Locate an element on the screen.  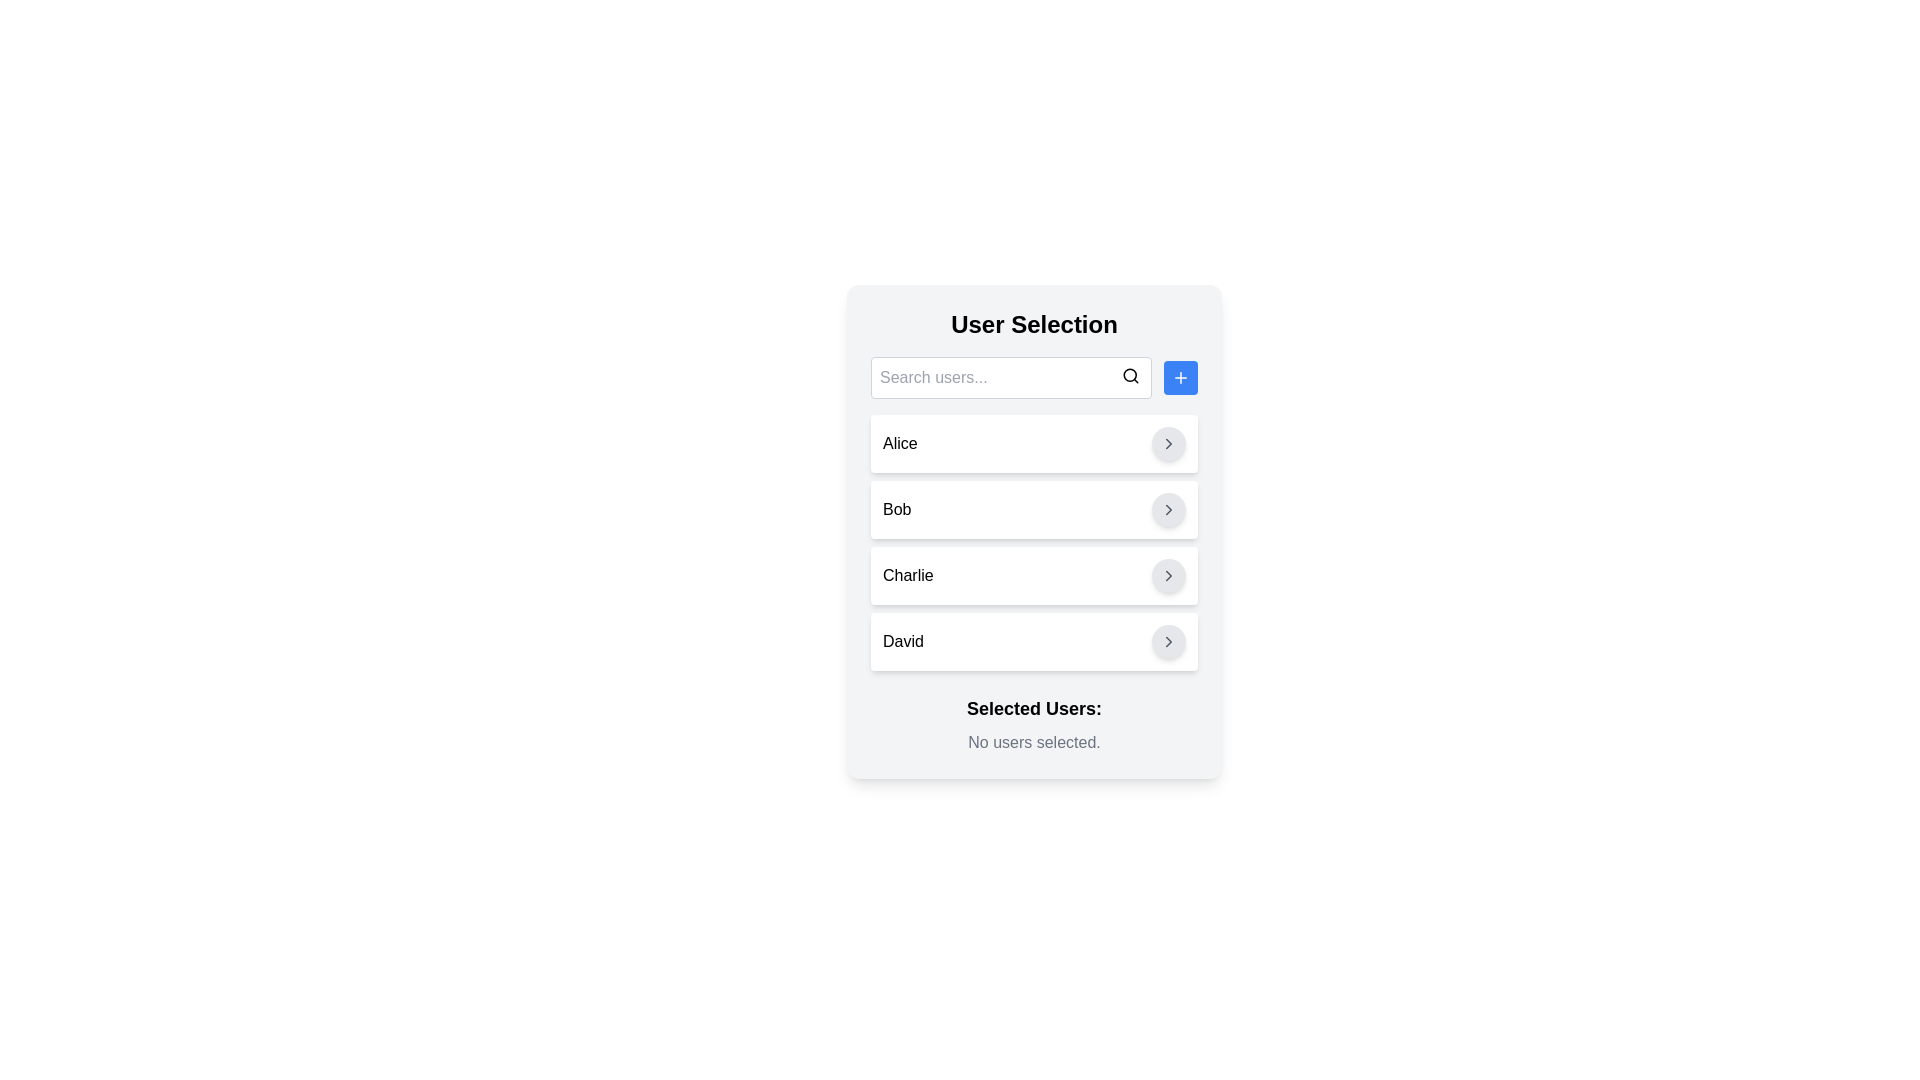
the right-pointing chevron icon next to the item labeled 'Bob' in the user selection list is located at coordinates (1169, 508).